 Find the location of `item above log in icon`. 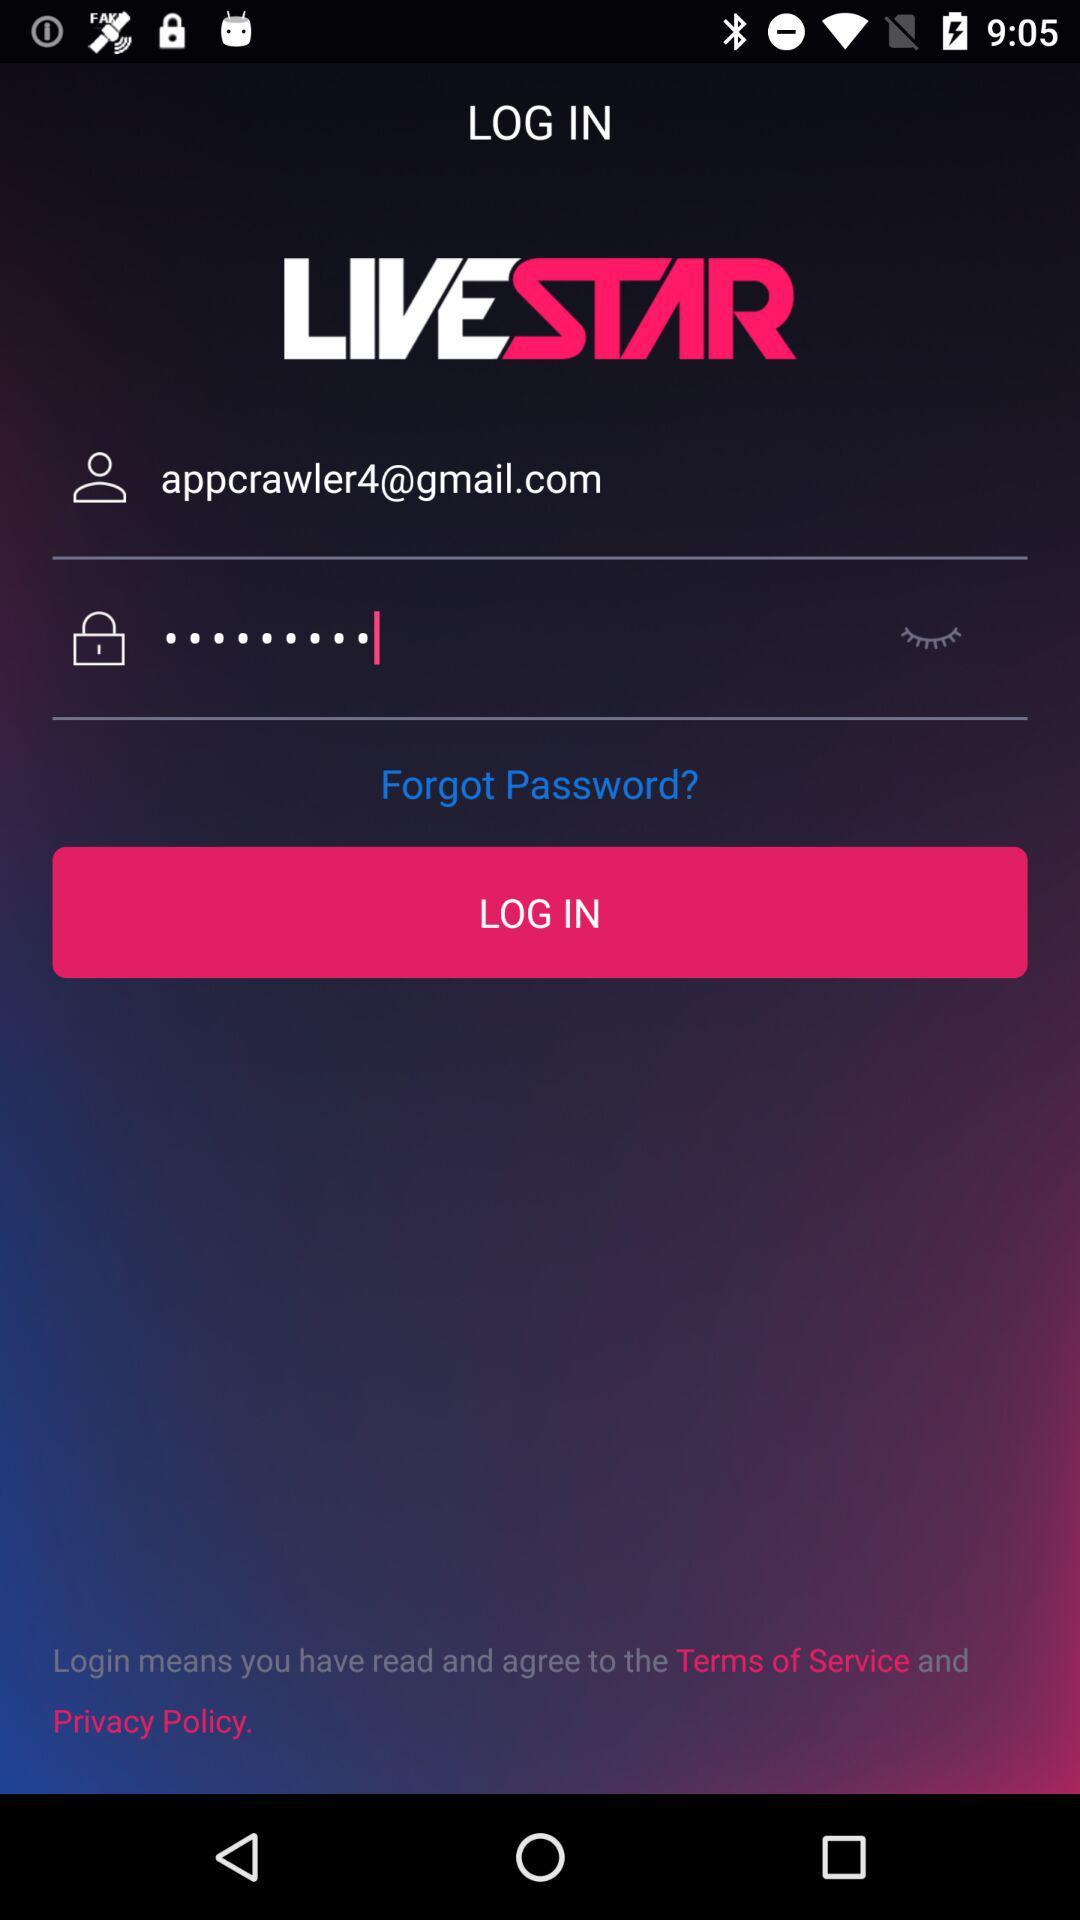

item above log in icon is located at coordinates (538, 782).